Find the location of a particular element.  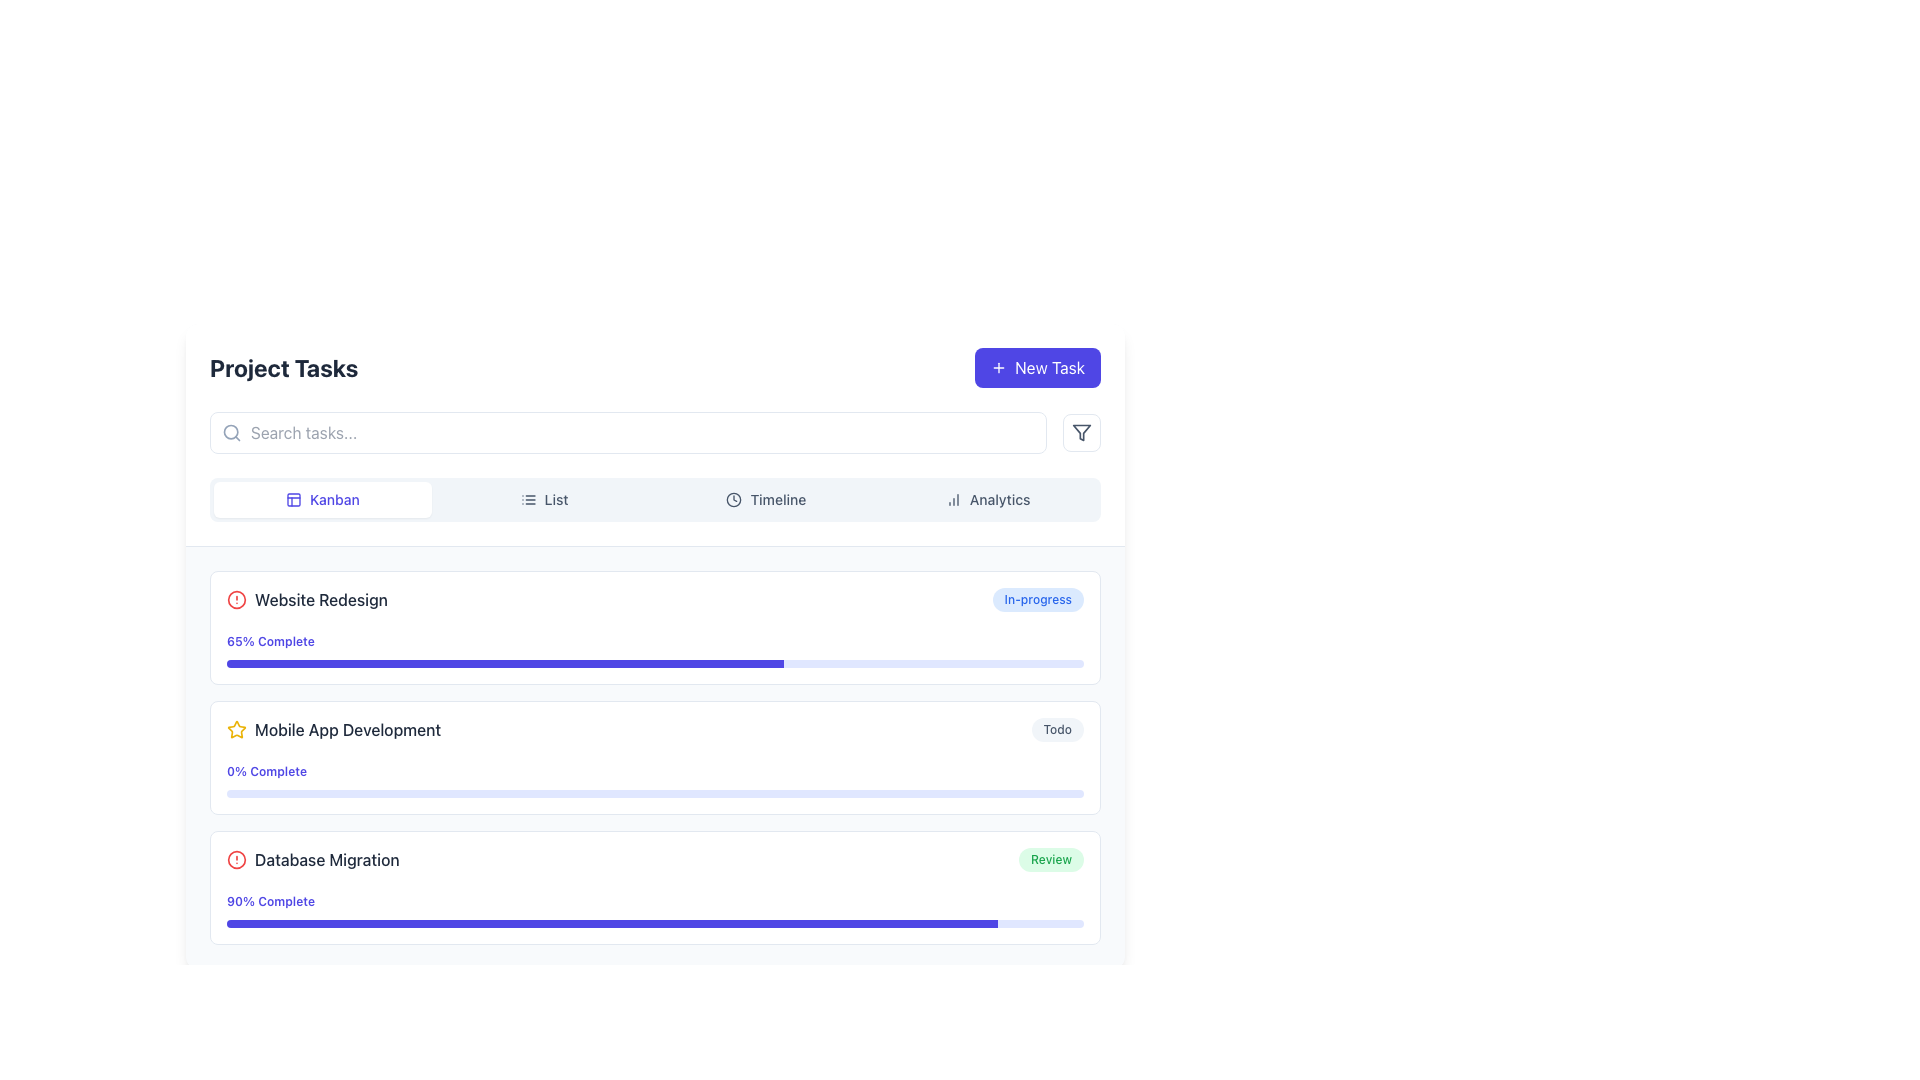

the progress bar in the 'Mobile App Development' section, which has a light indigo background and indicates current progress at 0% is located at coordinates (655, 793).